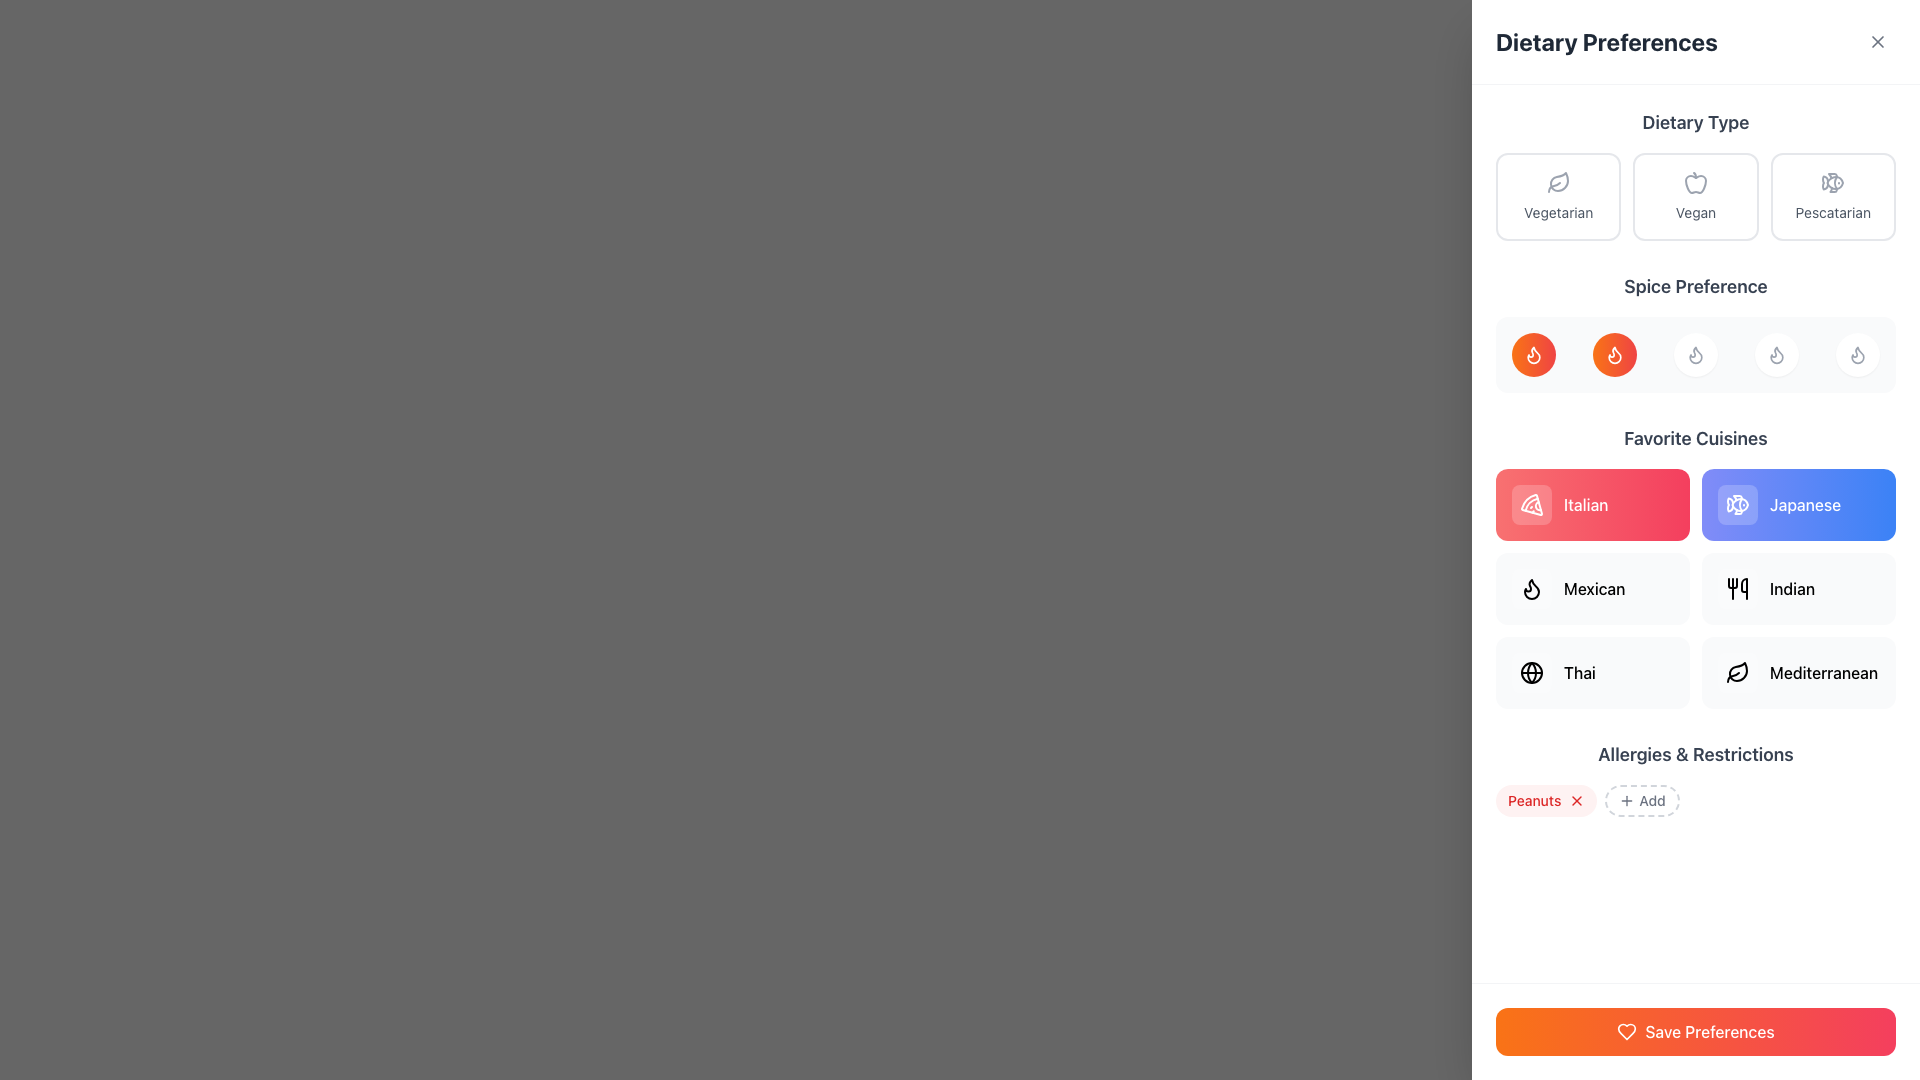  Describe the element at coordinates (1739, 504) in the screenshot. I see `the leftmost curve of the fish icon located in the upper-right corner of the 'Dietary Preferences' panel` at that location.